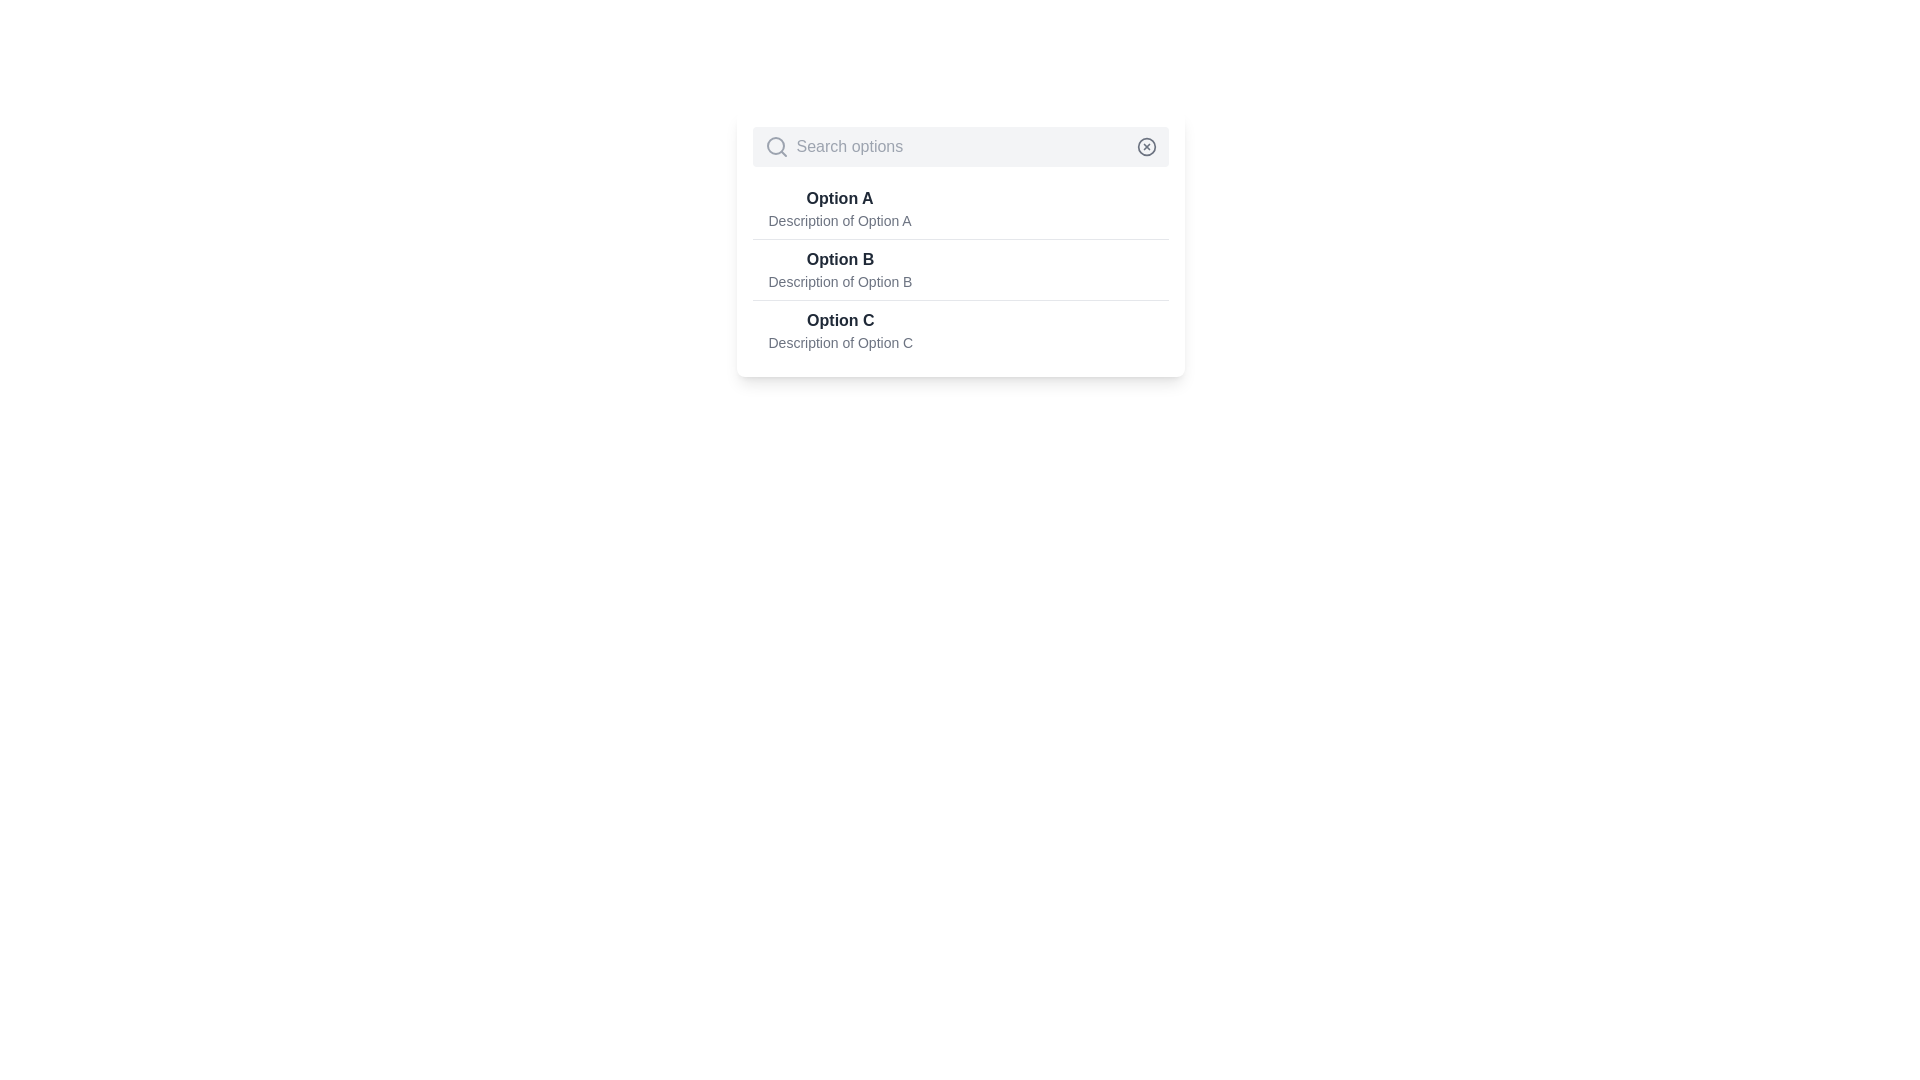 This screenshot has height=1080, width=1920. Describe the element at coordinates (840, 281) in the screenshot. I see `text content of the small text component that says 'Description of Option B', which is located in the dropdown list below the 'Option B' heading` at that location.